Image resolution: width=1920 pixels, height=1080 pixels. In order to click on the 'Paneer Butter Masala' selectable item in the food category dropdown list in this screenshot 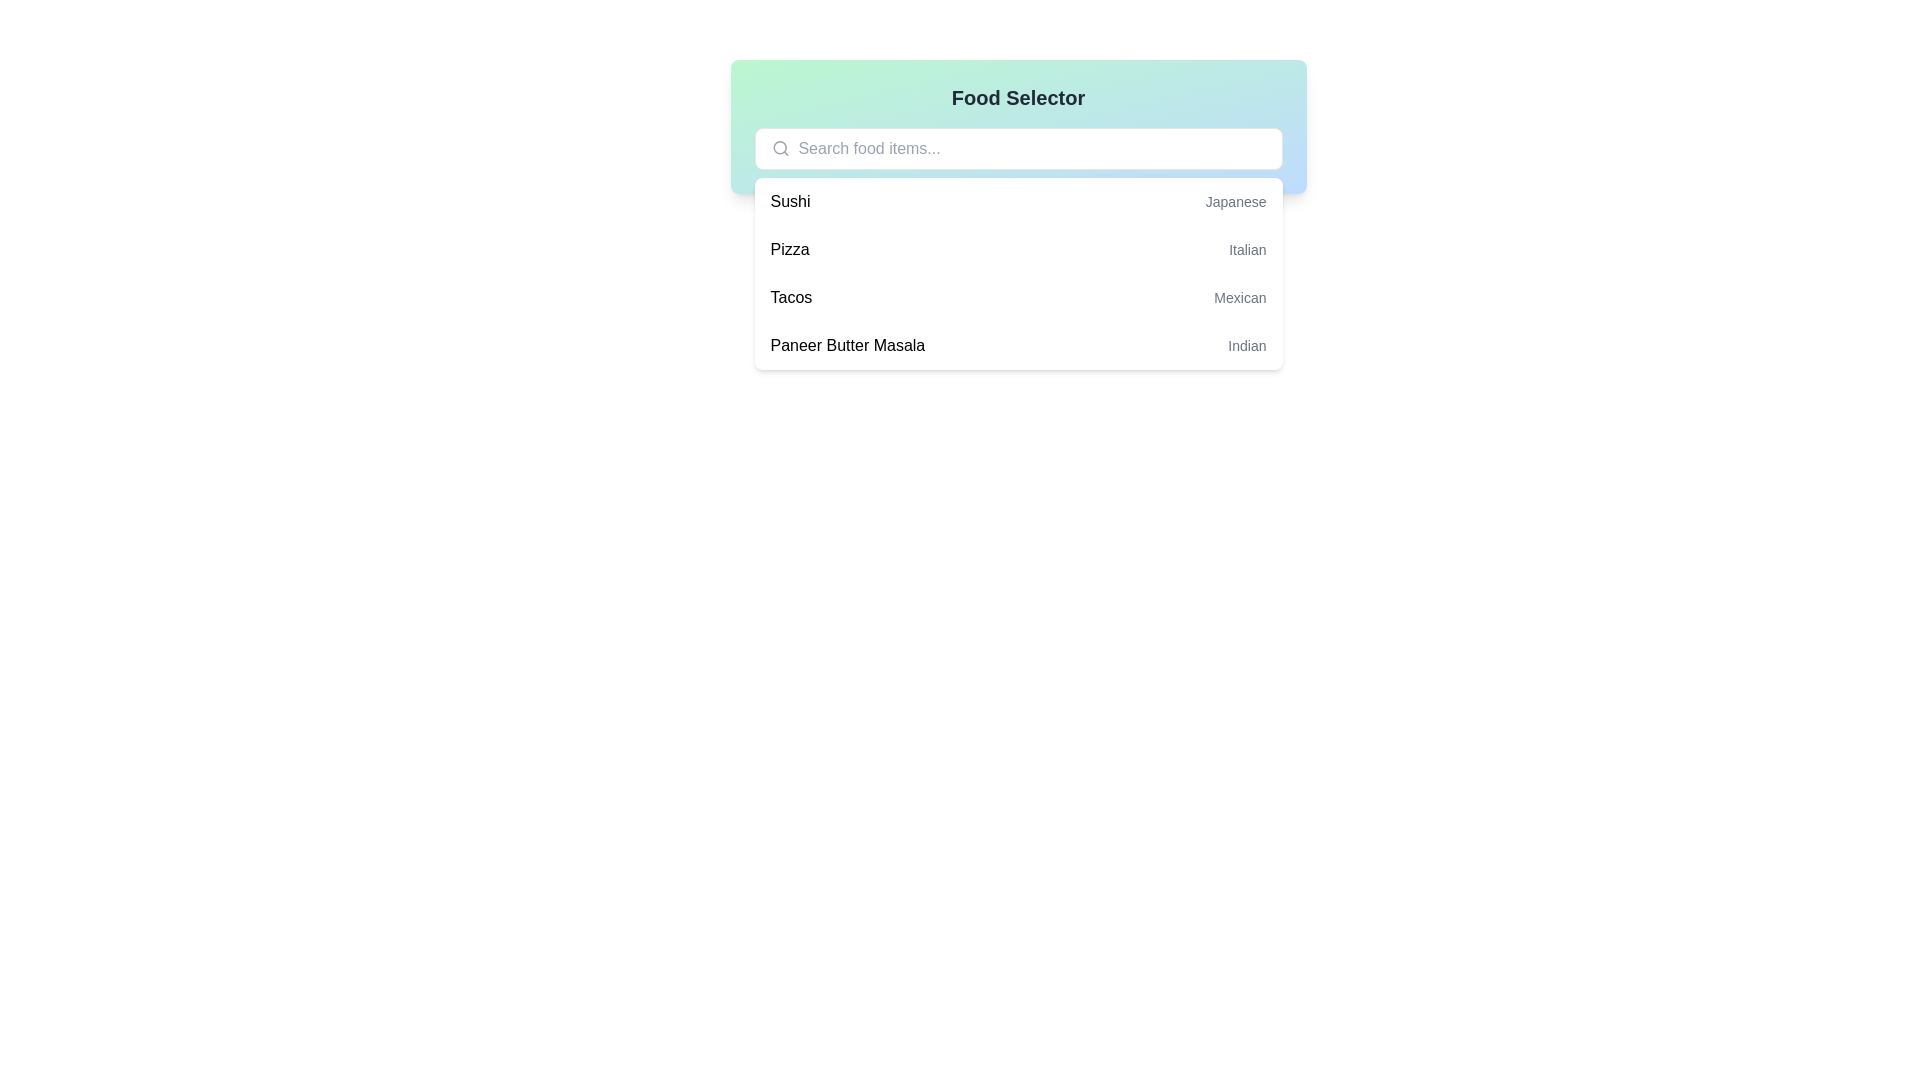, I will do `click(1018, 345)`.